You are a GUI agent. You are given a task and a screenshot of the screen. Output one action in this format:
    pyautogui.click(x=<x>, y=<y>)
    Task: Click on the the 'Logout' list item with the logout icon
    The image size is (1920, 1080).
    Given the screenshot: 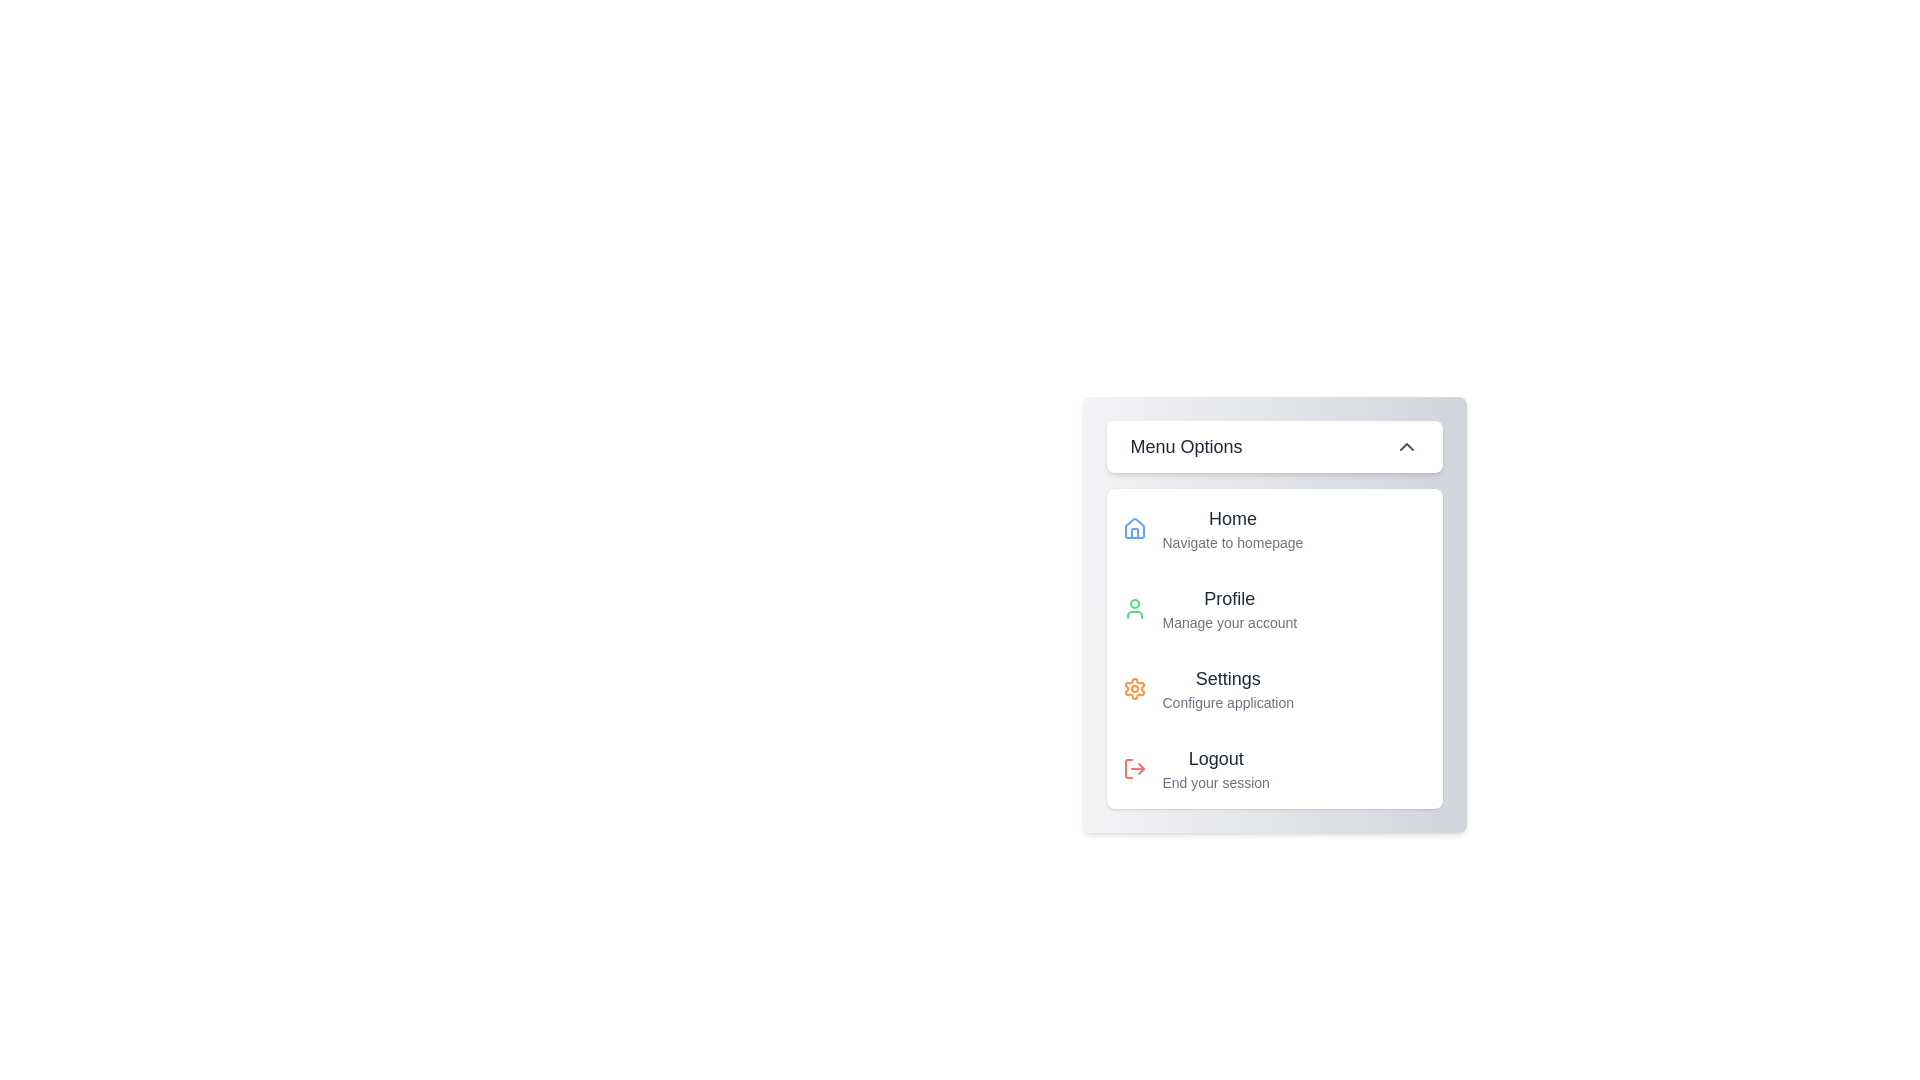 What is the action you would take?
    pyautogui.click(x=1215, y=767)
    